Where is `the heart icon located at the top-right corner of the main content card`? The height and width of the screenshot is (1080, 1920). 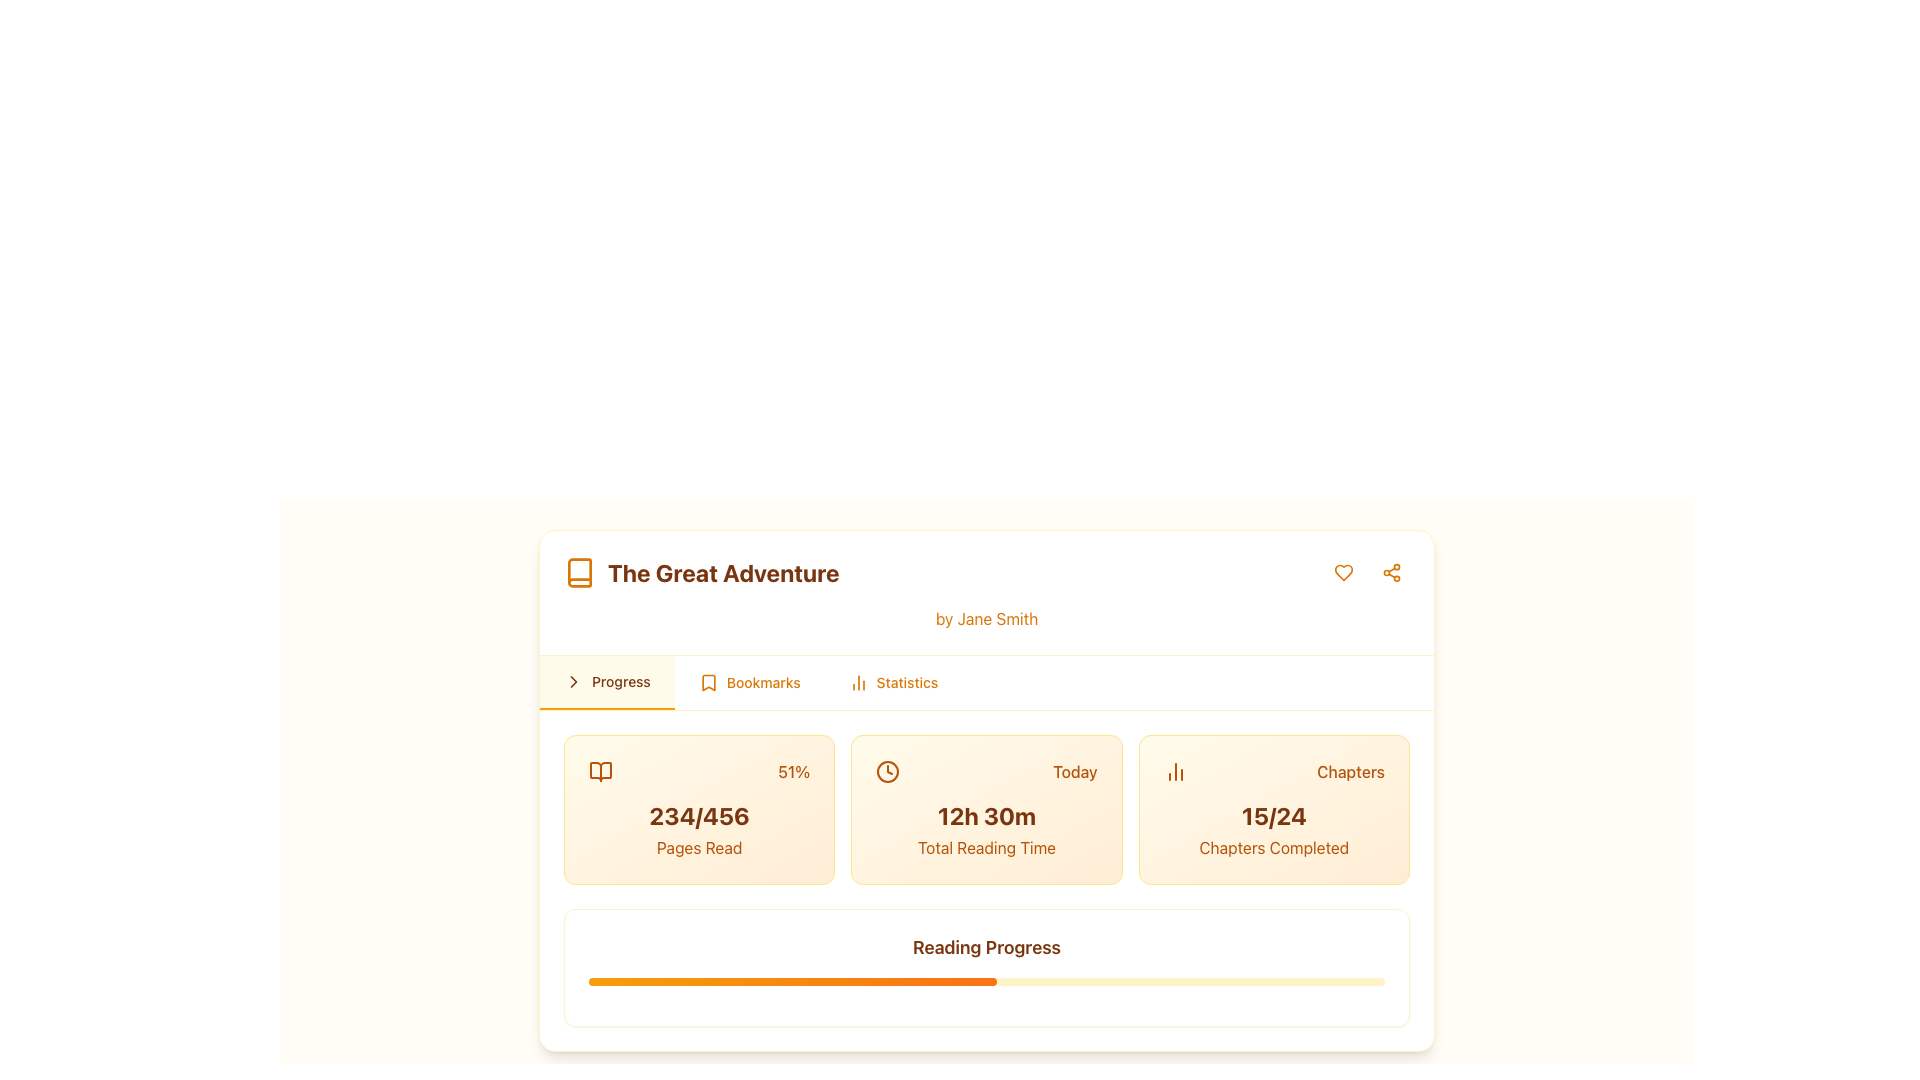
the heart icon located at the top-right corner of the main content card is located at coordinates (1344, 573).